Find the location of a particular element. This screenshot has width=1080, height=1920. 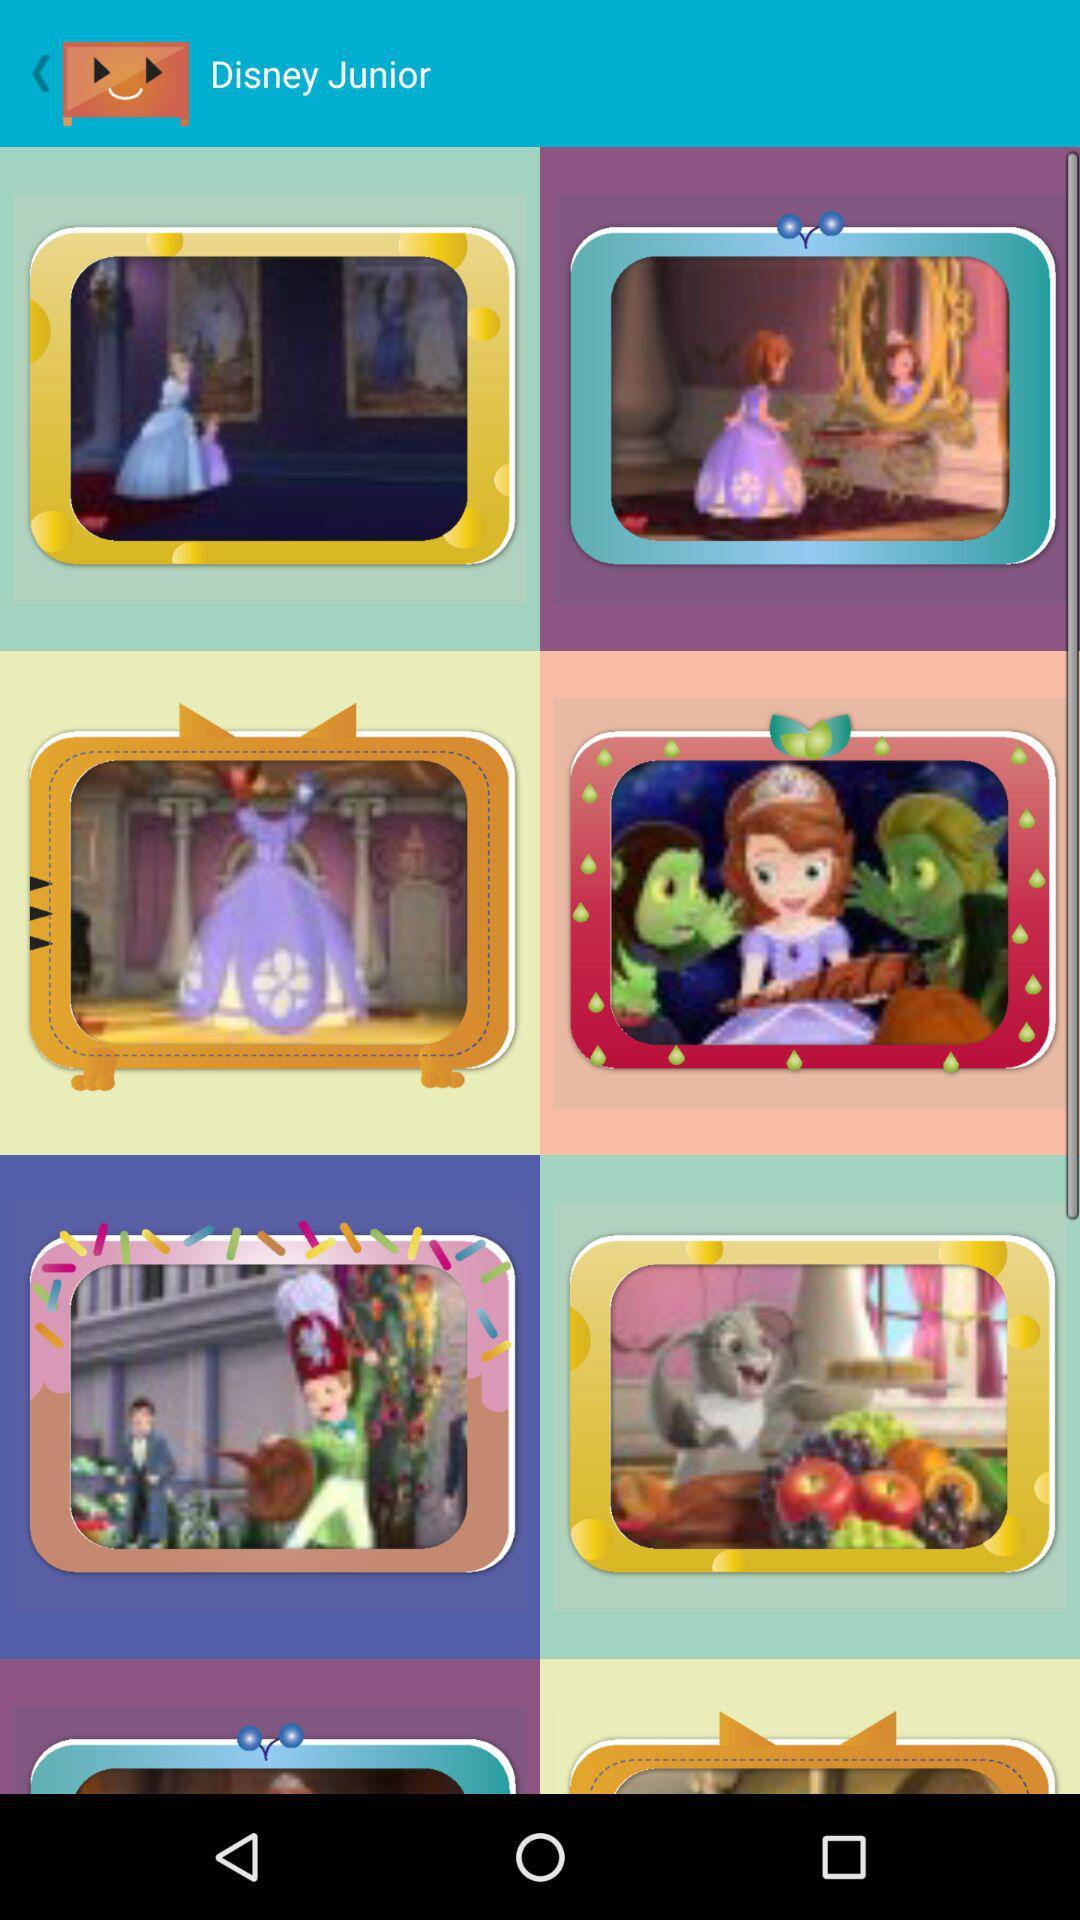

item next to the disney junior icon is located at coordinates (135, 73).